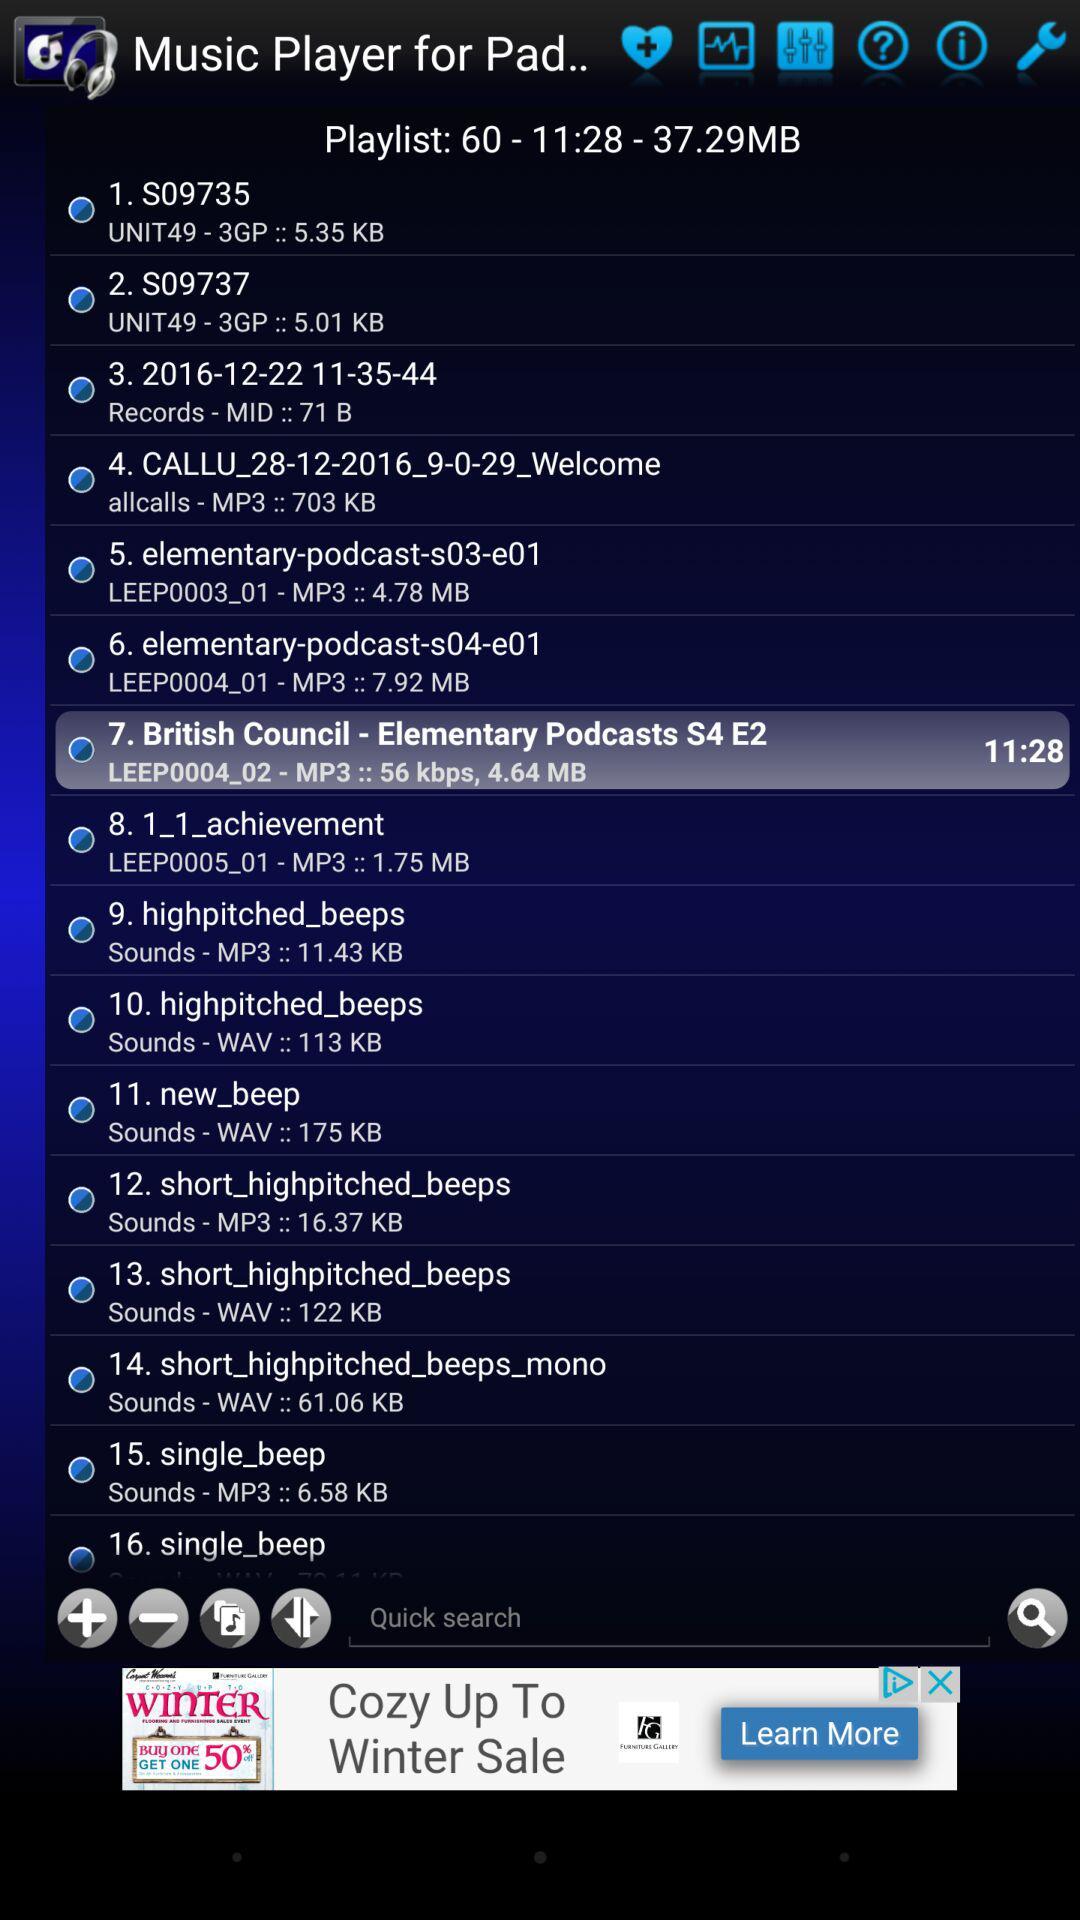  Describe the element at coordinates (157, 1618) in the screenshot. I see `minimize` at that location.